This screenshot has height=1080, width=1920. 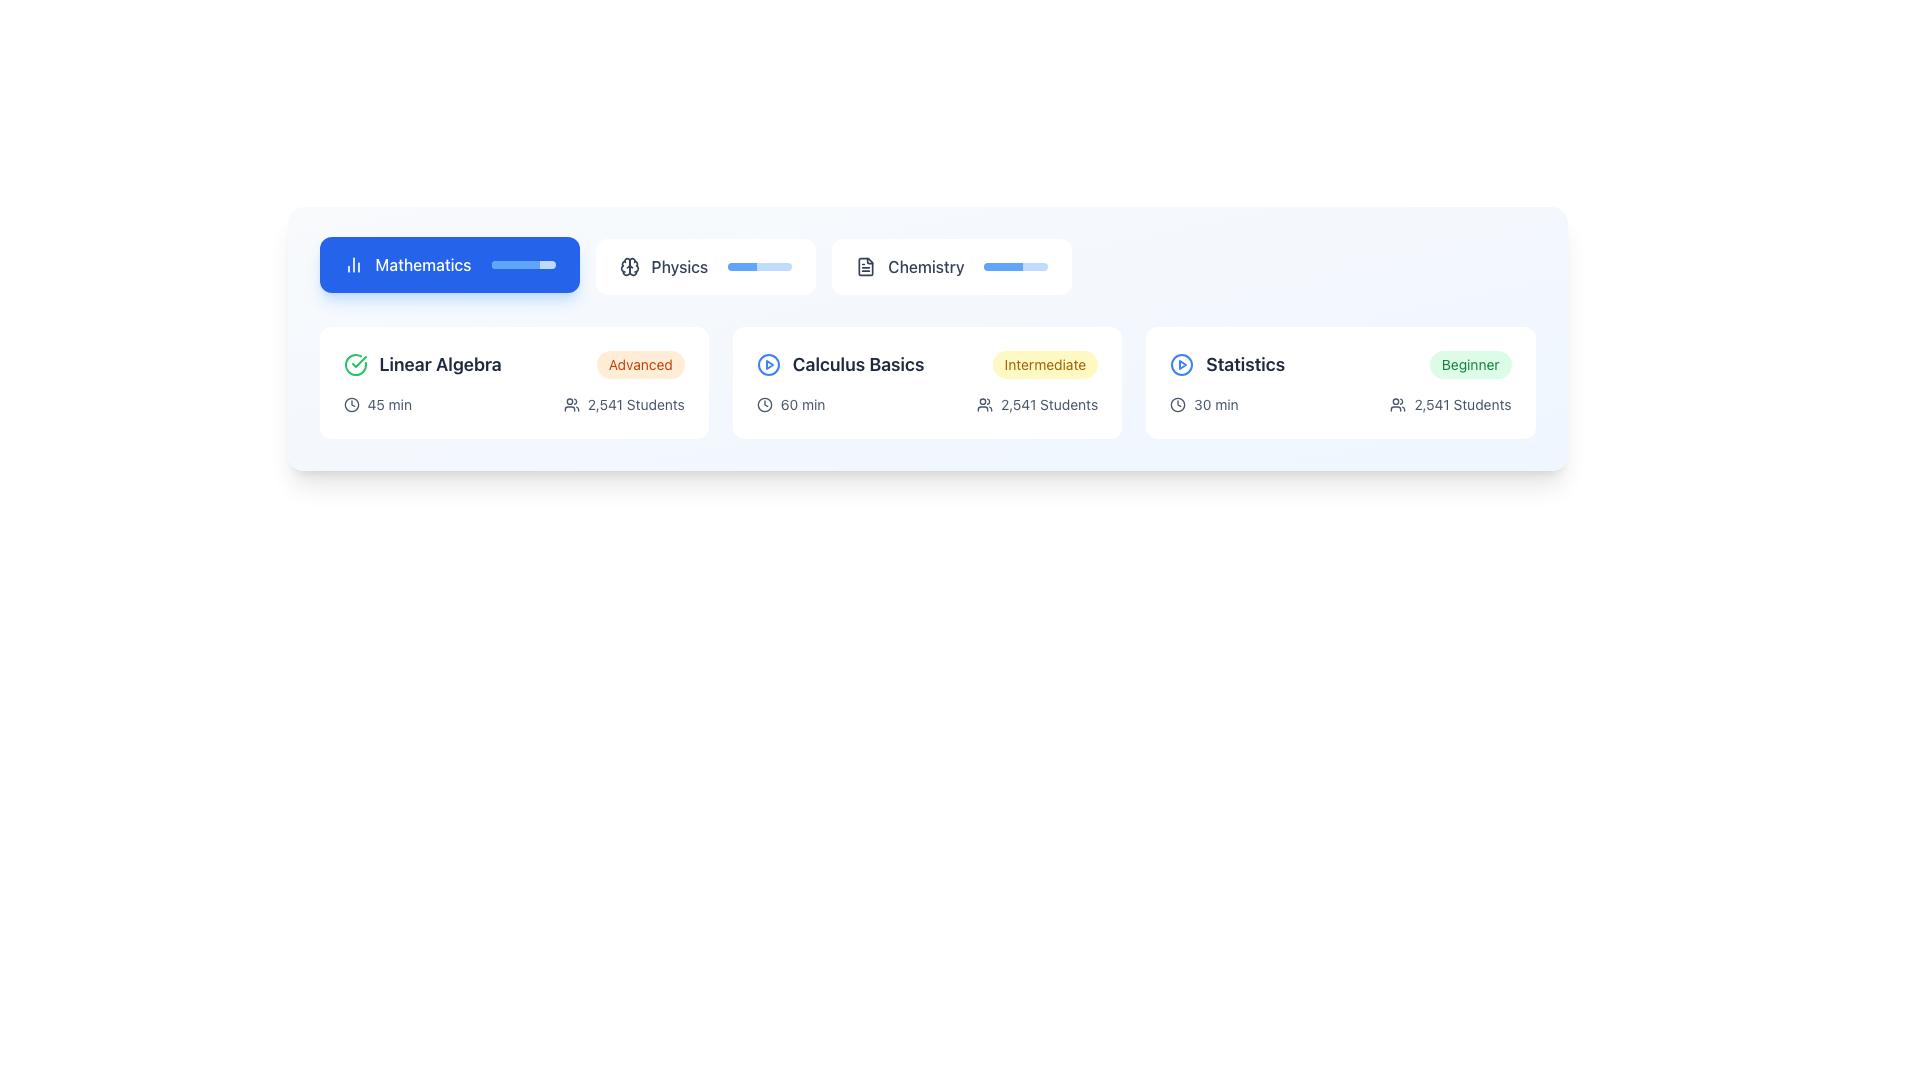 What do you see at coordinates (1215, 405) in the screenshot?
I see `the information displayed in the text label showing '30 min', which is located in the 'Statistics' section beneath the title and next to a clock icon` at bounding box center [1215, 405].